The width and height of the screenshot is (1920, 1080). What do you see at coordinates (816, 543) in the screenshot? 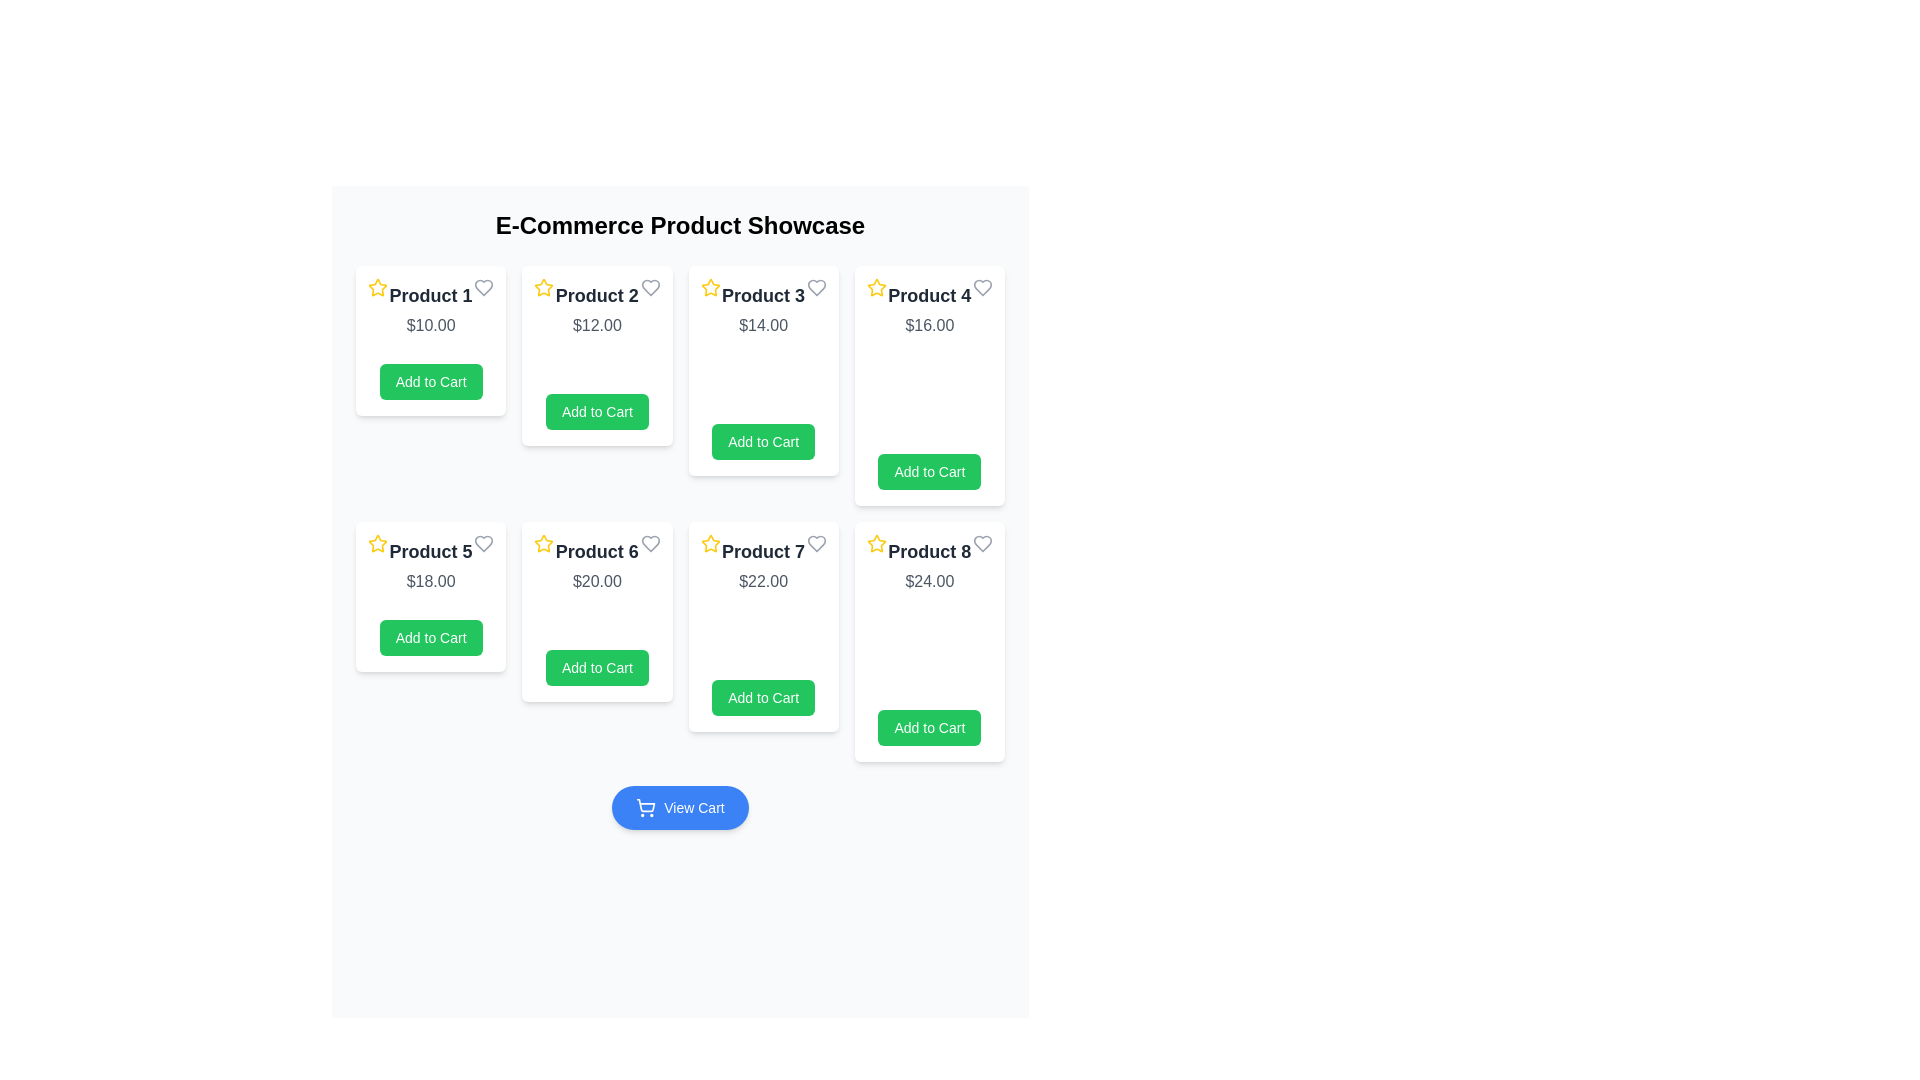
I see `the heart-shaped icon button located at the top-right corner of the 'Product 7' card` at bounding box center [816, 543].